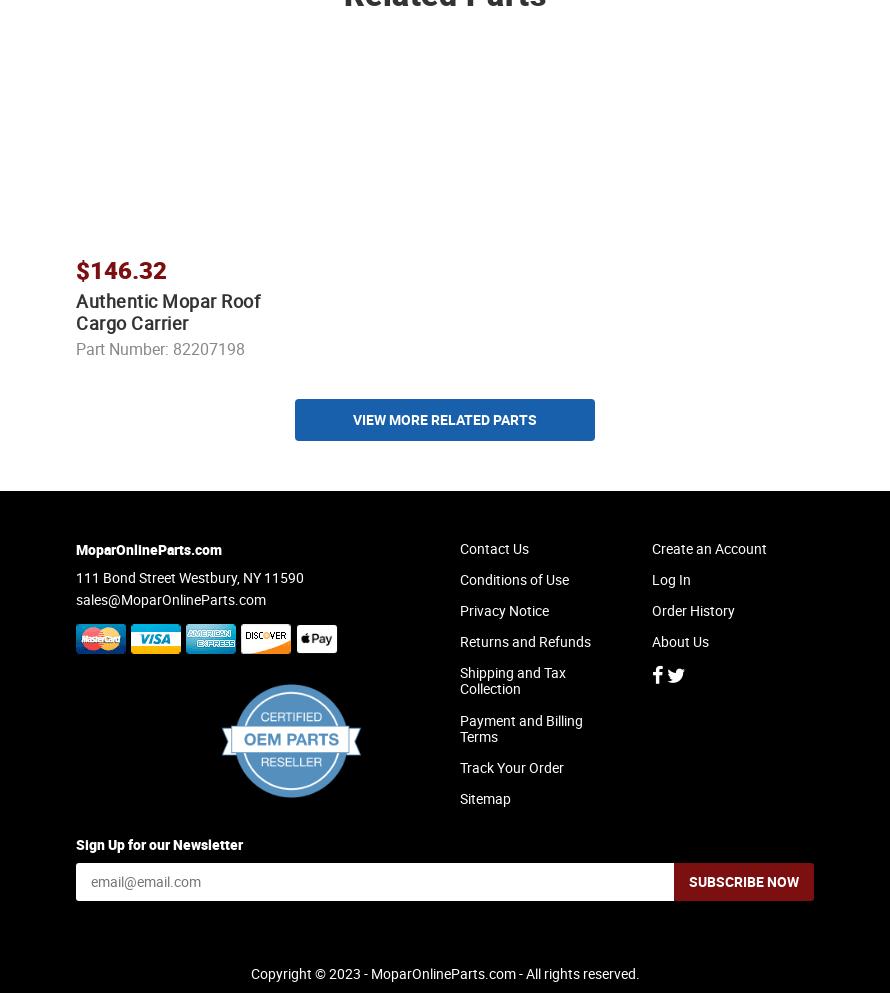 The height and width of the screenshot is (993, 890). I want to click on 'Privacy Notice', so click(504, 627).